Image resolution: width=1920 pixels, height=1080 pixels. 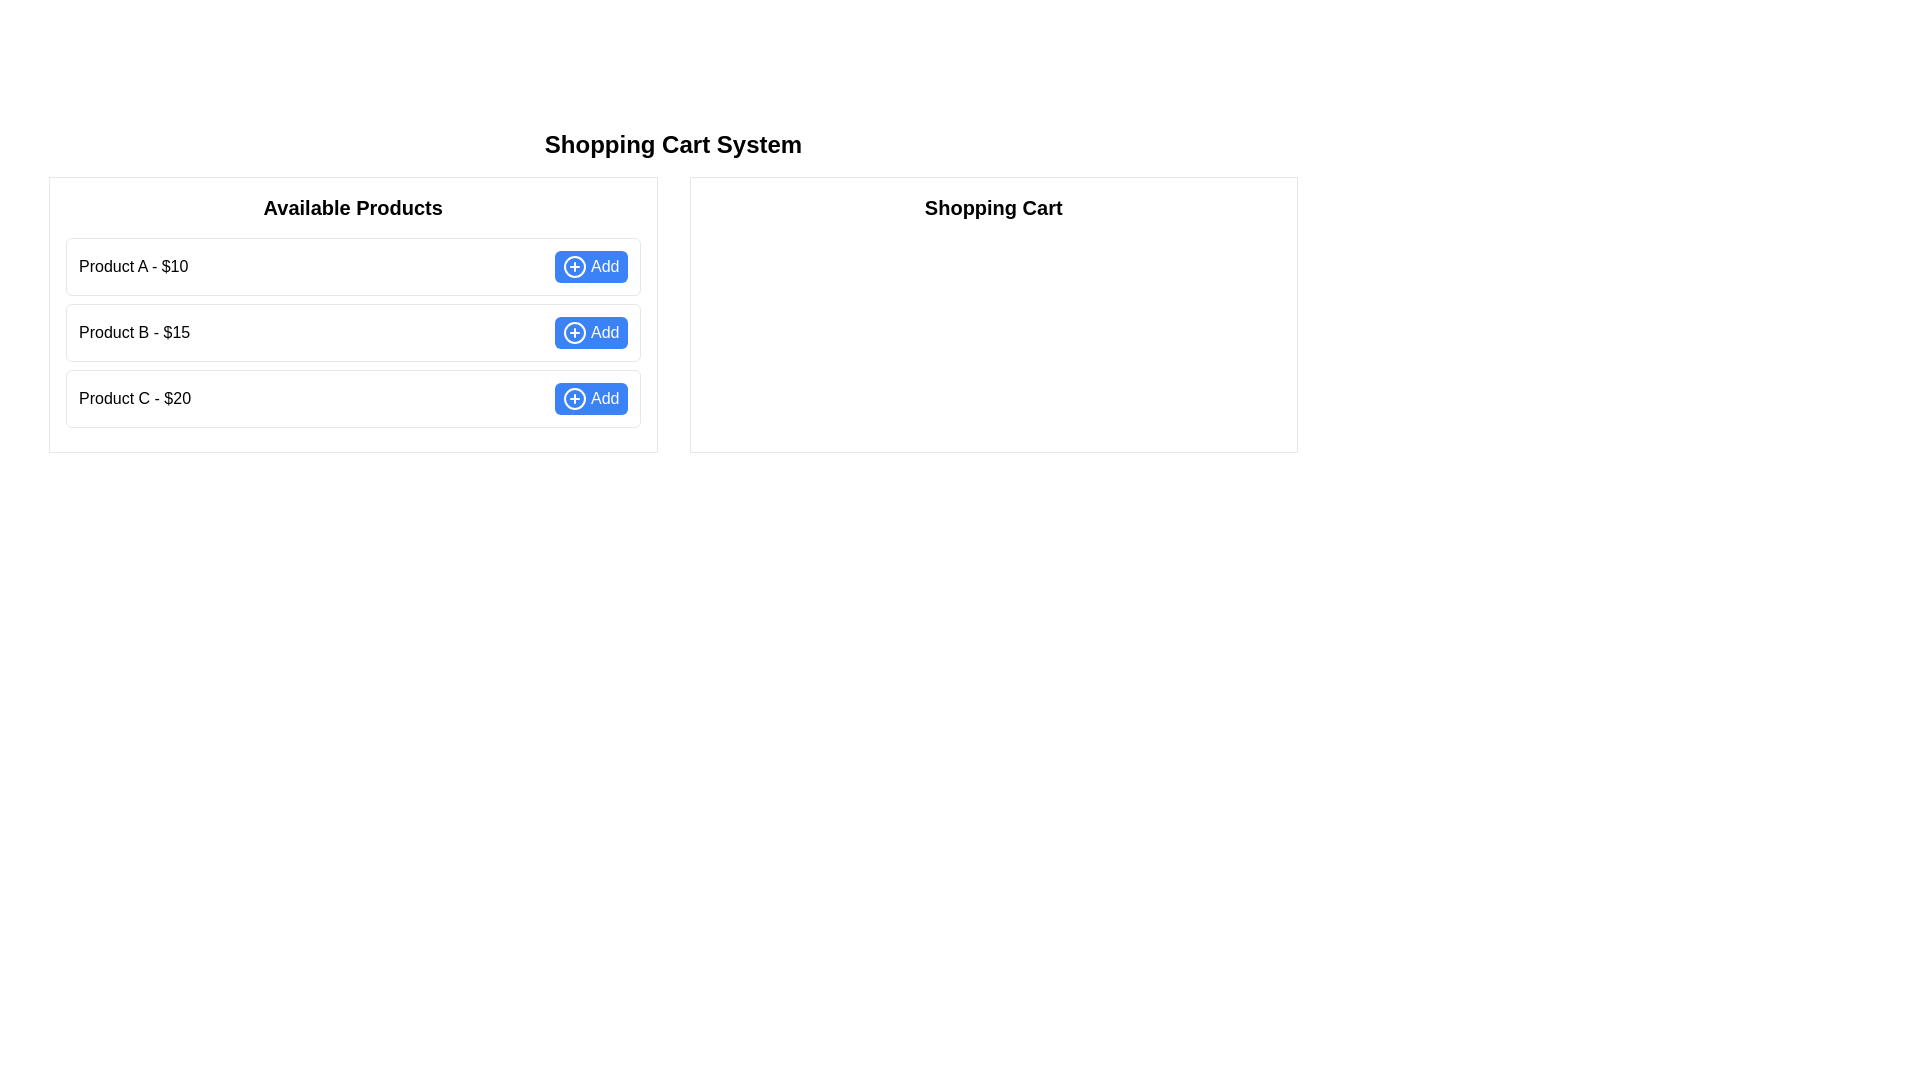 What do you see at coordinates (574, 398) in the screenshot?
I see `the circular icon embedded within the button adjacent to the text label 'Add' in the third row of the product list under 'Available Products'` at bounding box center [574, 398].